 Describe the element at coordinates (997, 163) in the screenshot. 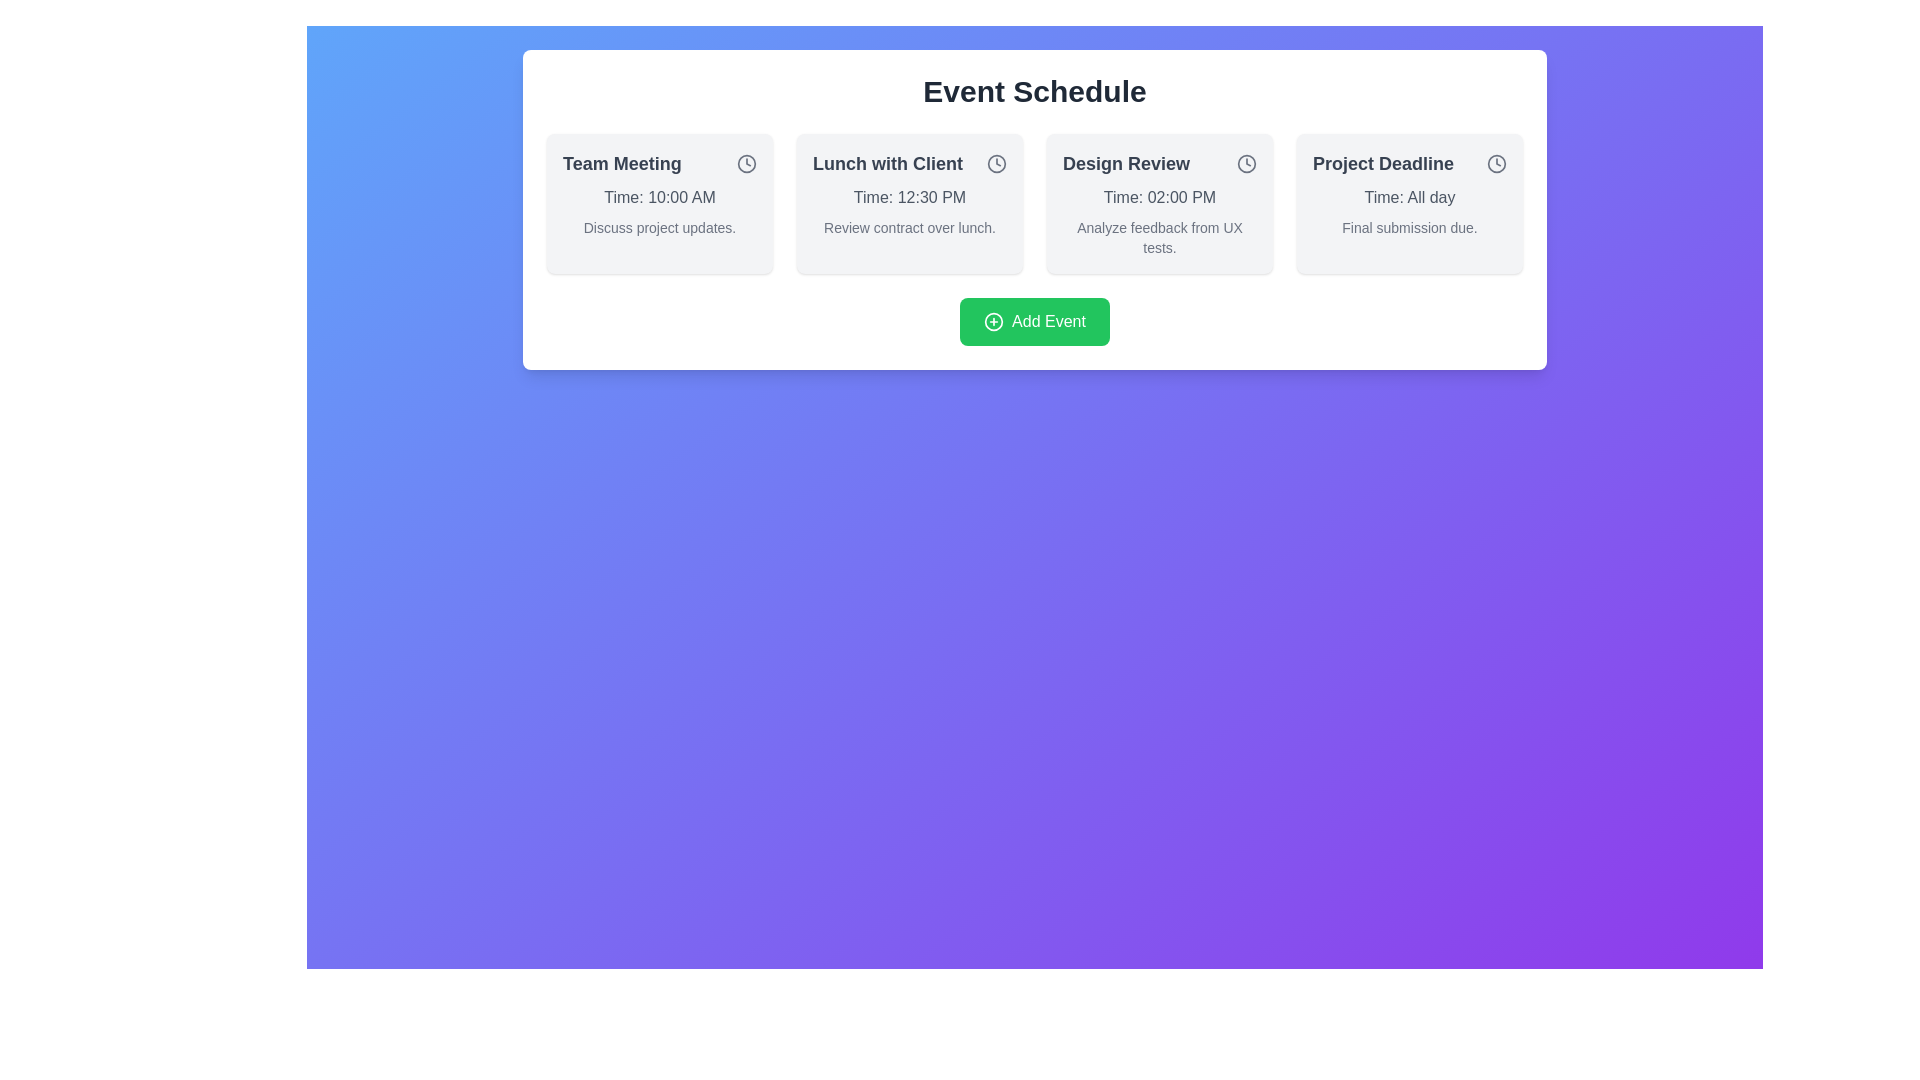

I see `the clock icon located within the 'Lunch with Client' card, positioned to the right of the title text 'Lunch with Client'` at that location.